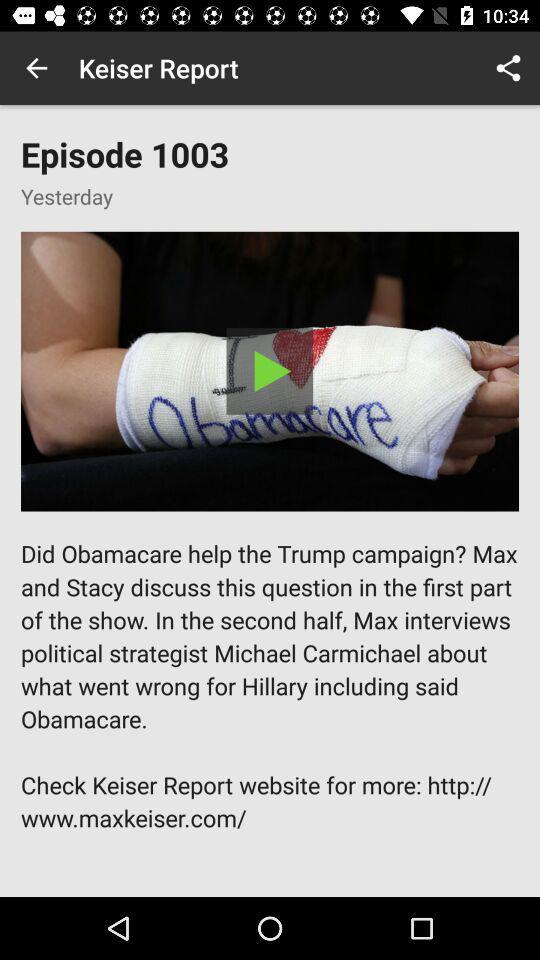  What do you see at coordinates (270, 370) in the screenshot?
I see `the item above the did obamacare help item` at bounding box center [270, 370].